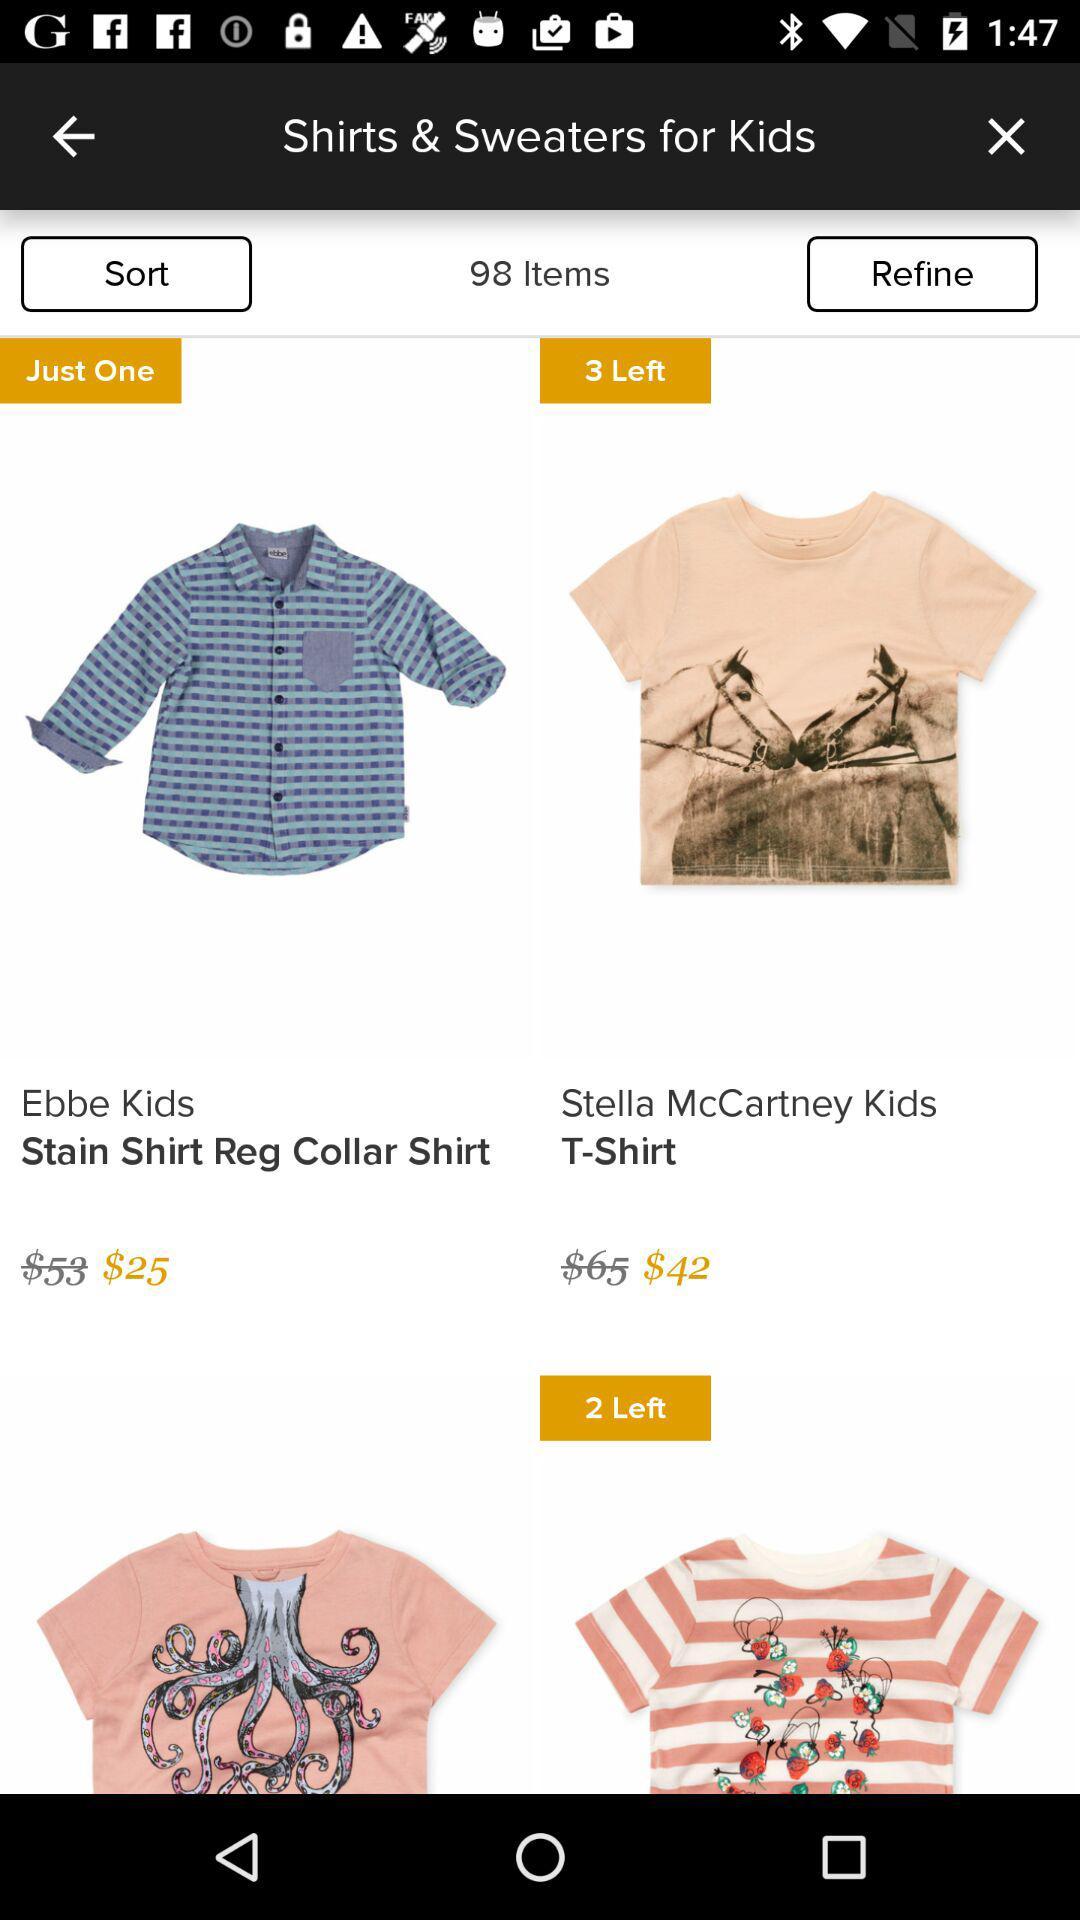  What do you see at coordinates (540, 273) in the screenshot?
I see `the item next to refine icon` at bounding box center [540, 273].